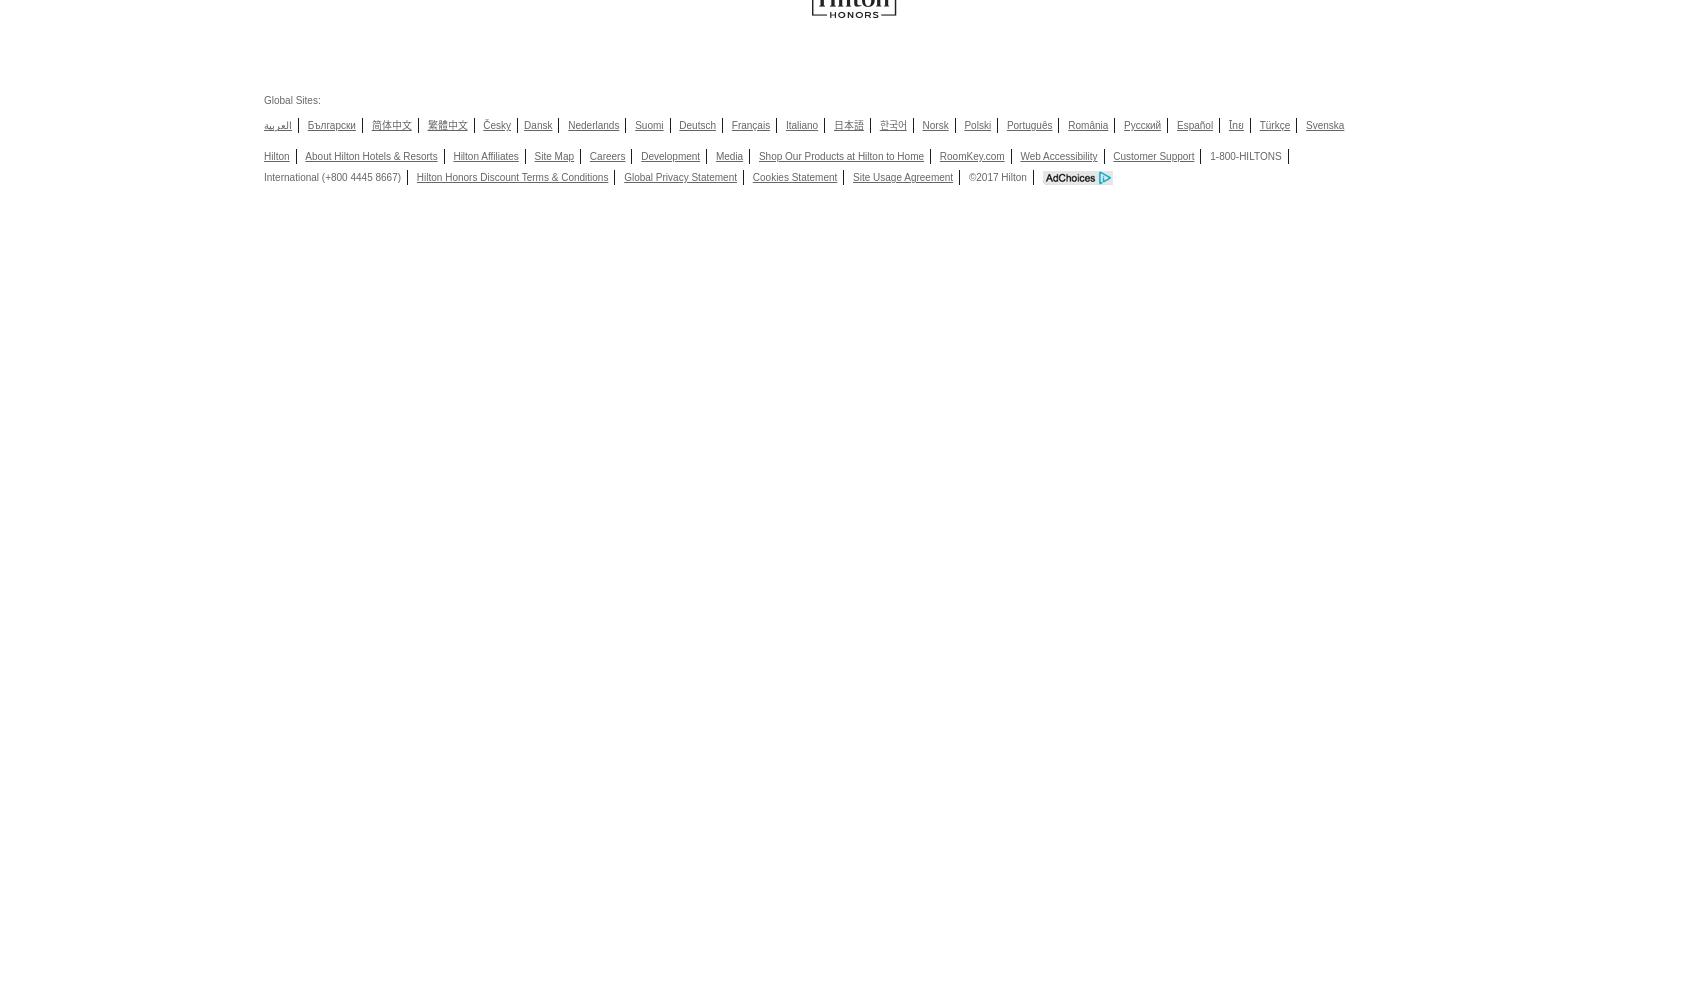  What do you see at coordinates (670, 156) in the screenshot?
I see `'Development'` at bounding box center [670, 156].